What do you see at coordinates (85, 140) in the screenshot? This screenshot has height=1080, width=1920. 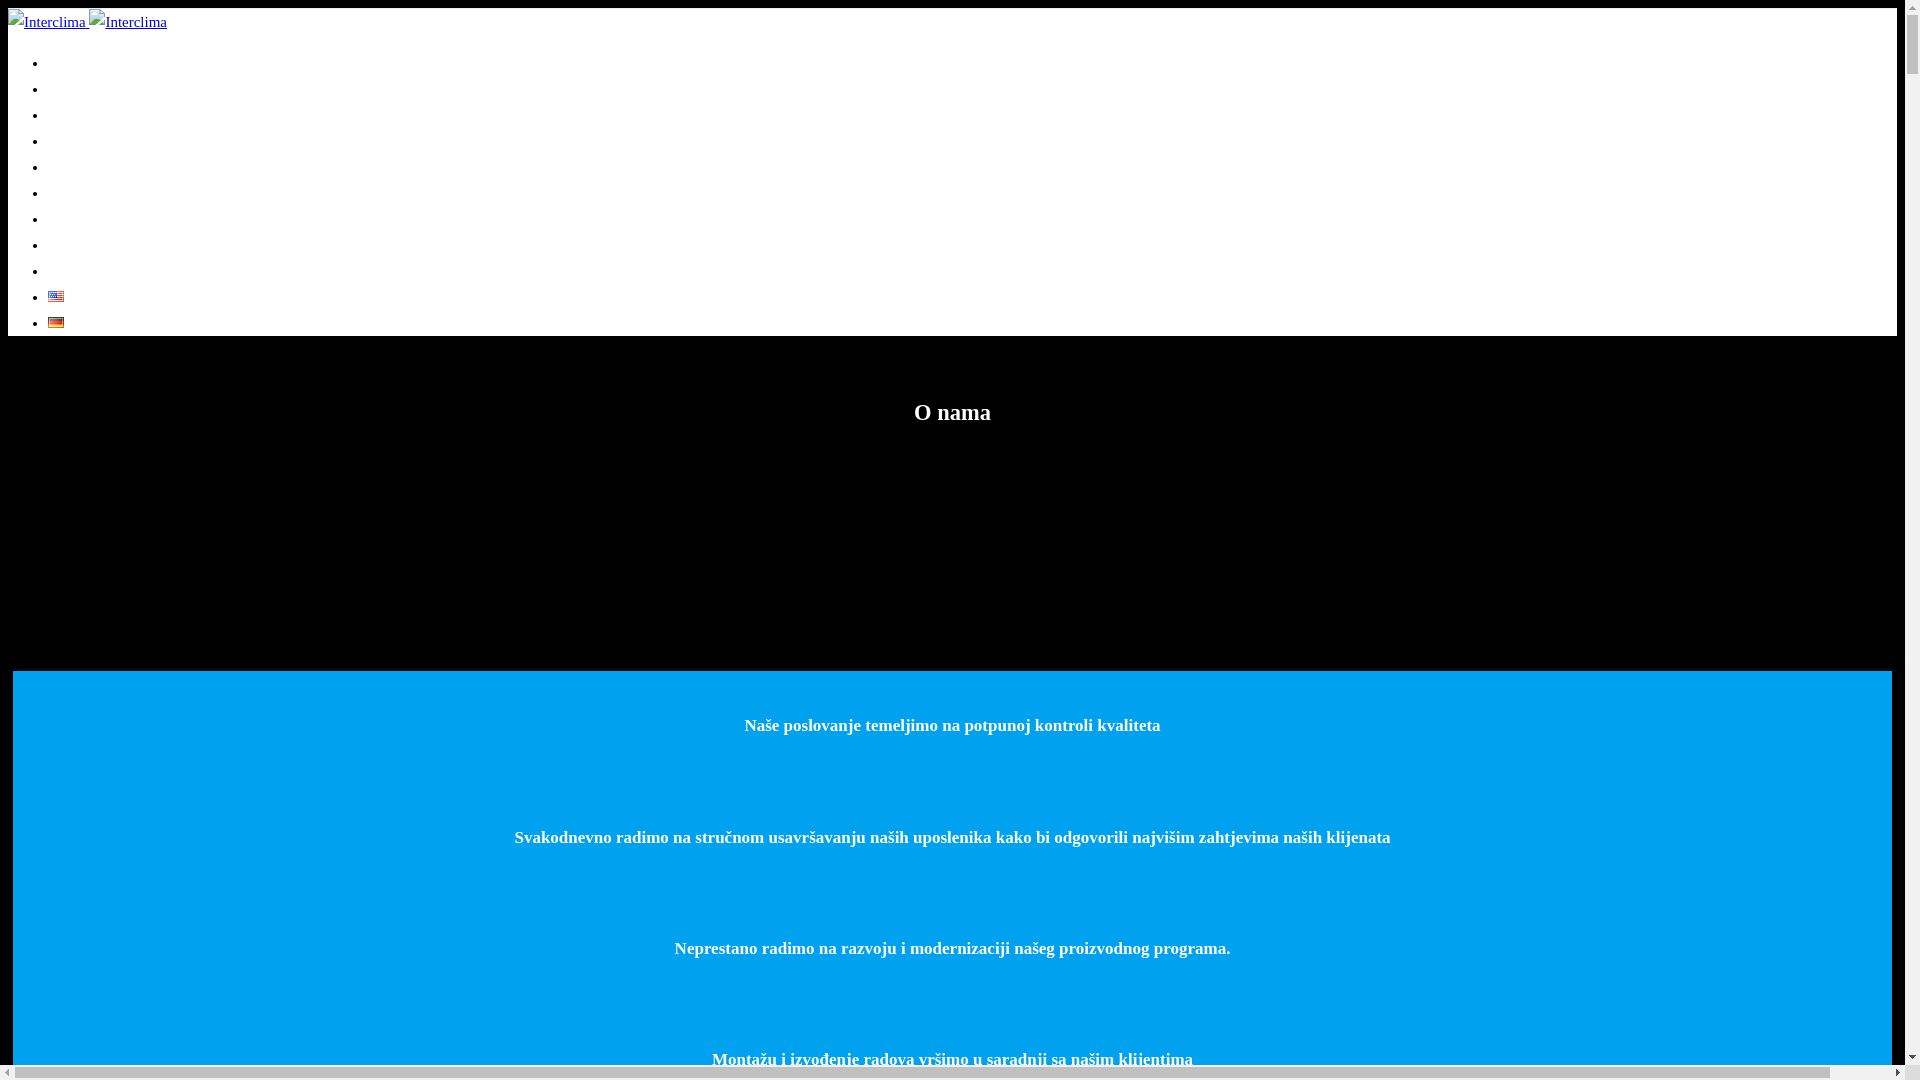 I see `'Proizvodnja'` at bounding box center [85, 140].